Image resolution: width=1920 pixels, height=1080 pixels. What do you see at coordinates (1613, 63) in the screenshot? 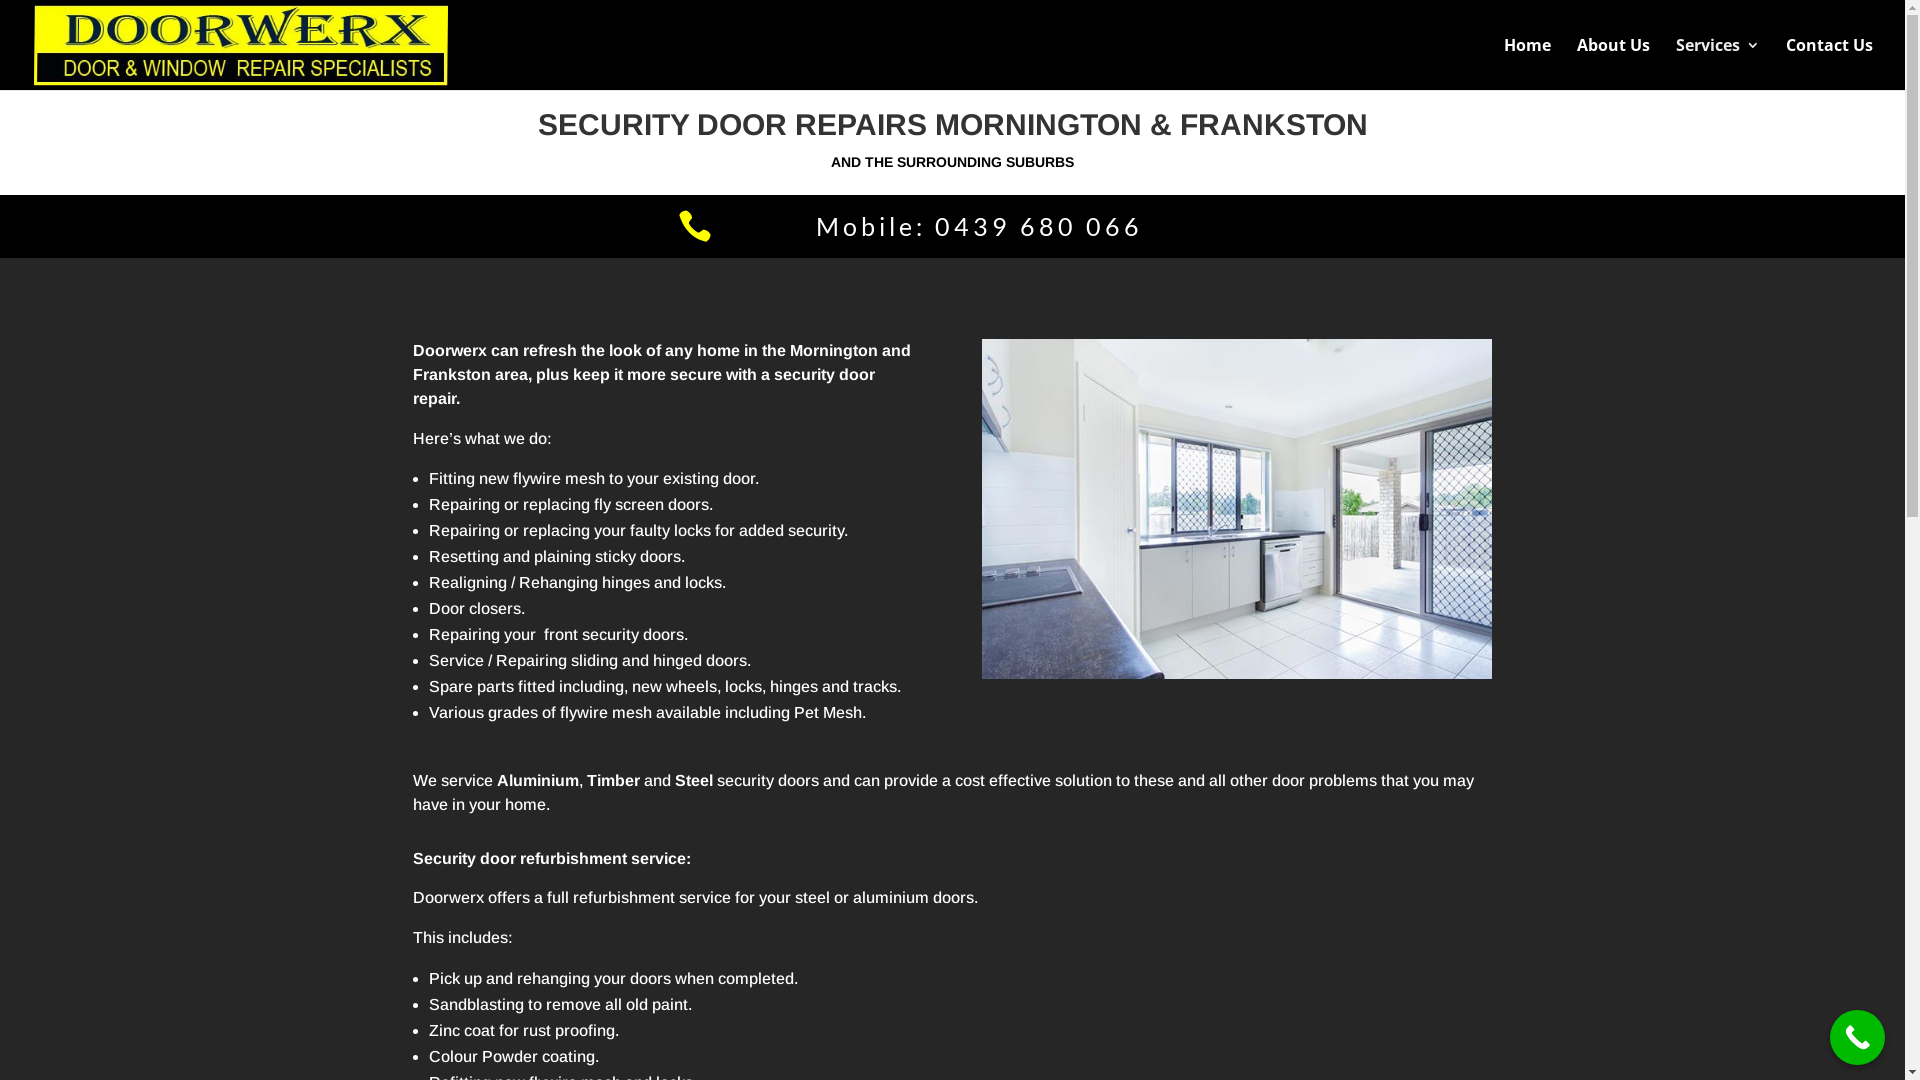
I see `'About Us'` at bounding box center [1613, 63].